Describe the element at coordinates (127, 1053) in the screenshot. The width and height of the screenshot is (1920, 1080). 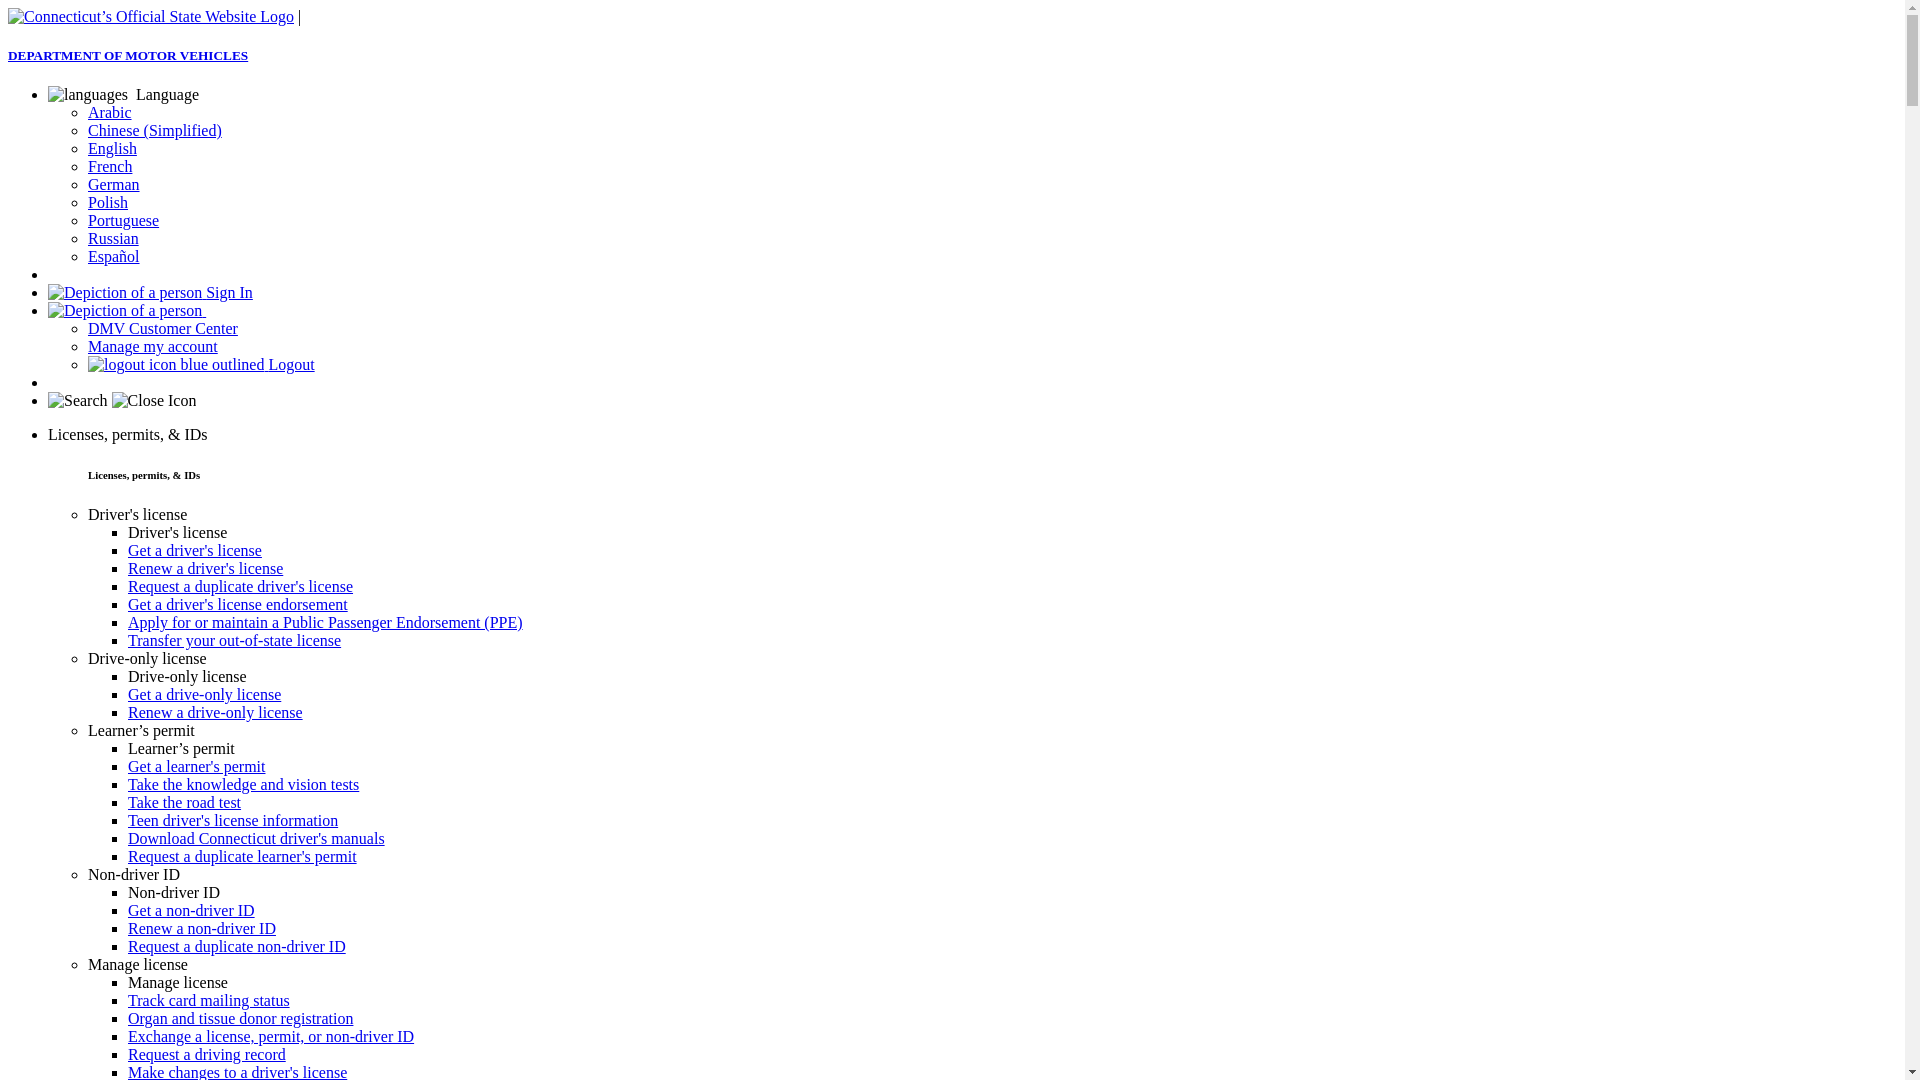
I see `'Request a driving record'` at that location.